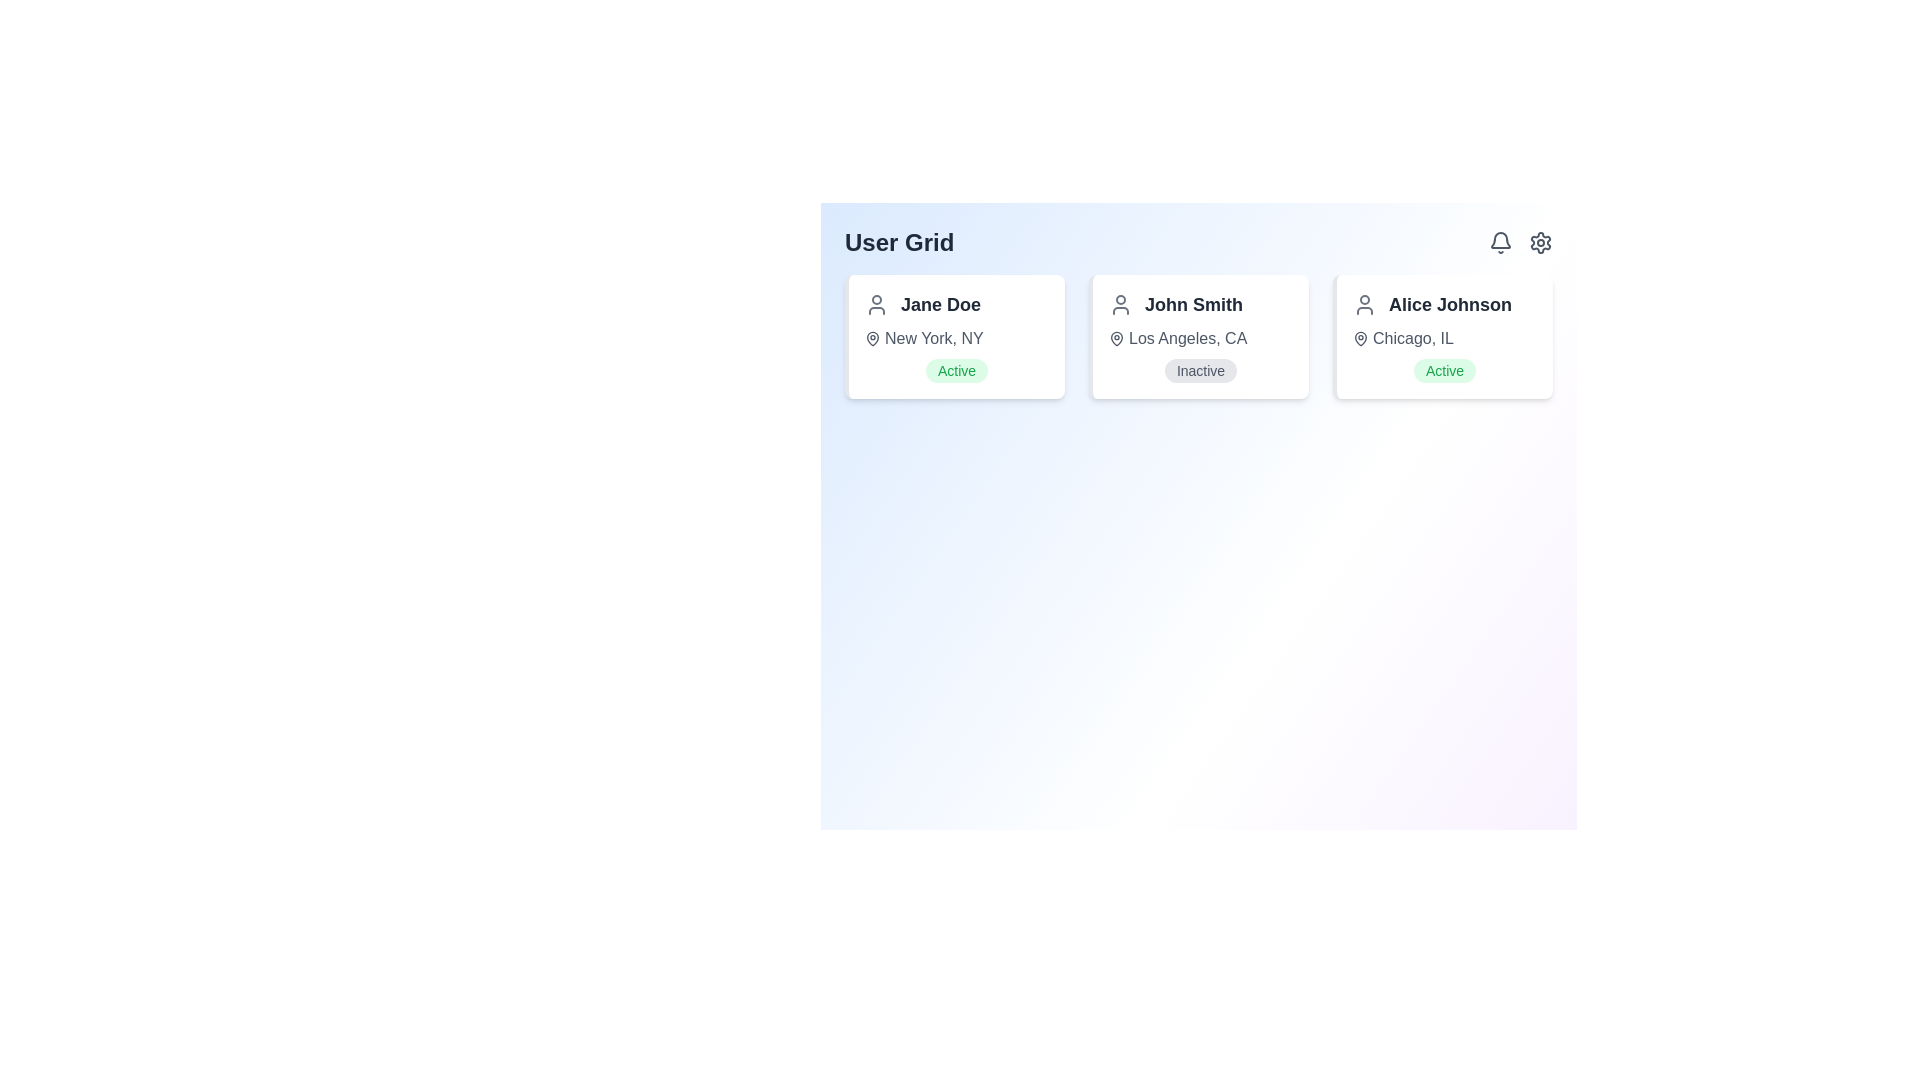  I want to click on text of the label that identifies the user, which is positioned to the right of the user icon and above the description 'Chicago, IL' within the user card context, so click(1450, 304).